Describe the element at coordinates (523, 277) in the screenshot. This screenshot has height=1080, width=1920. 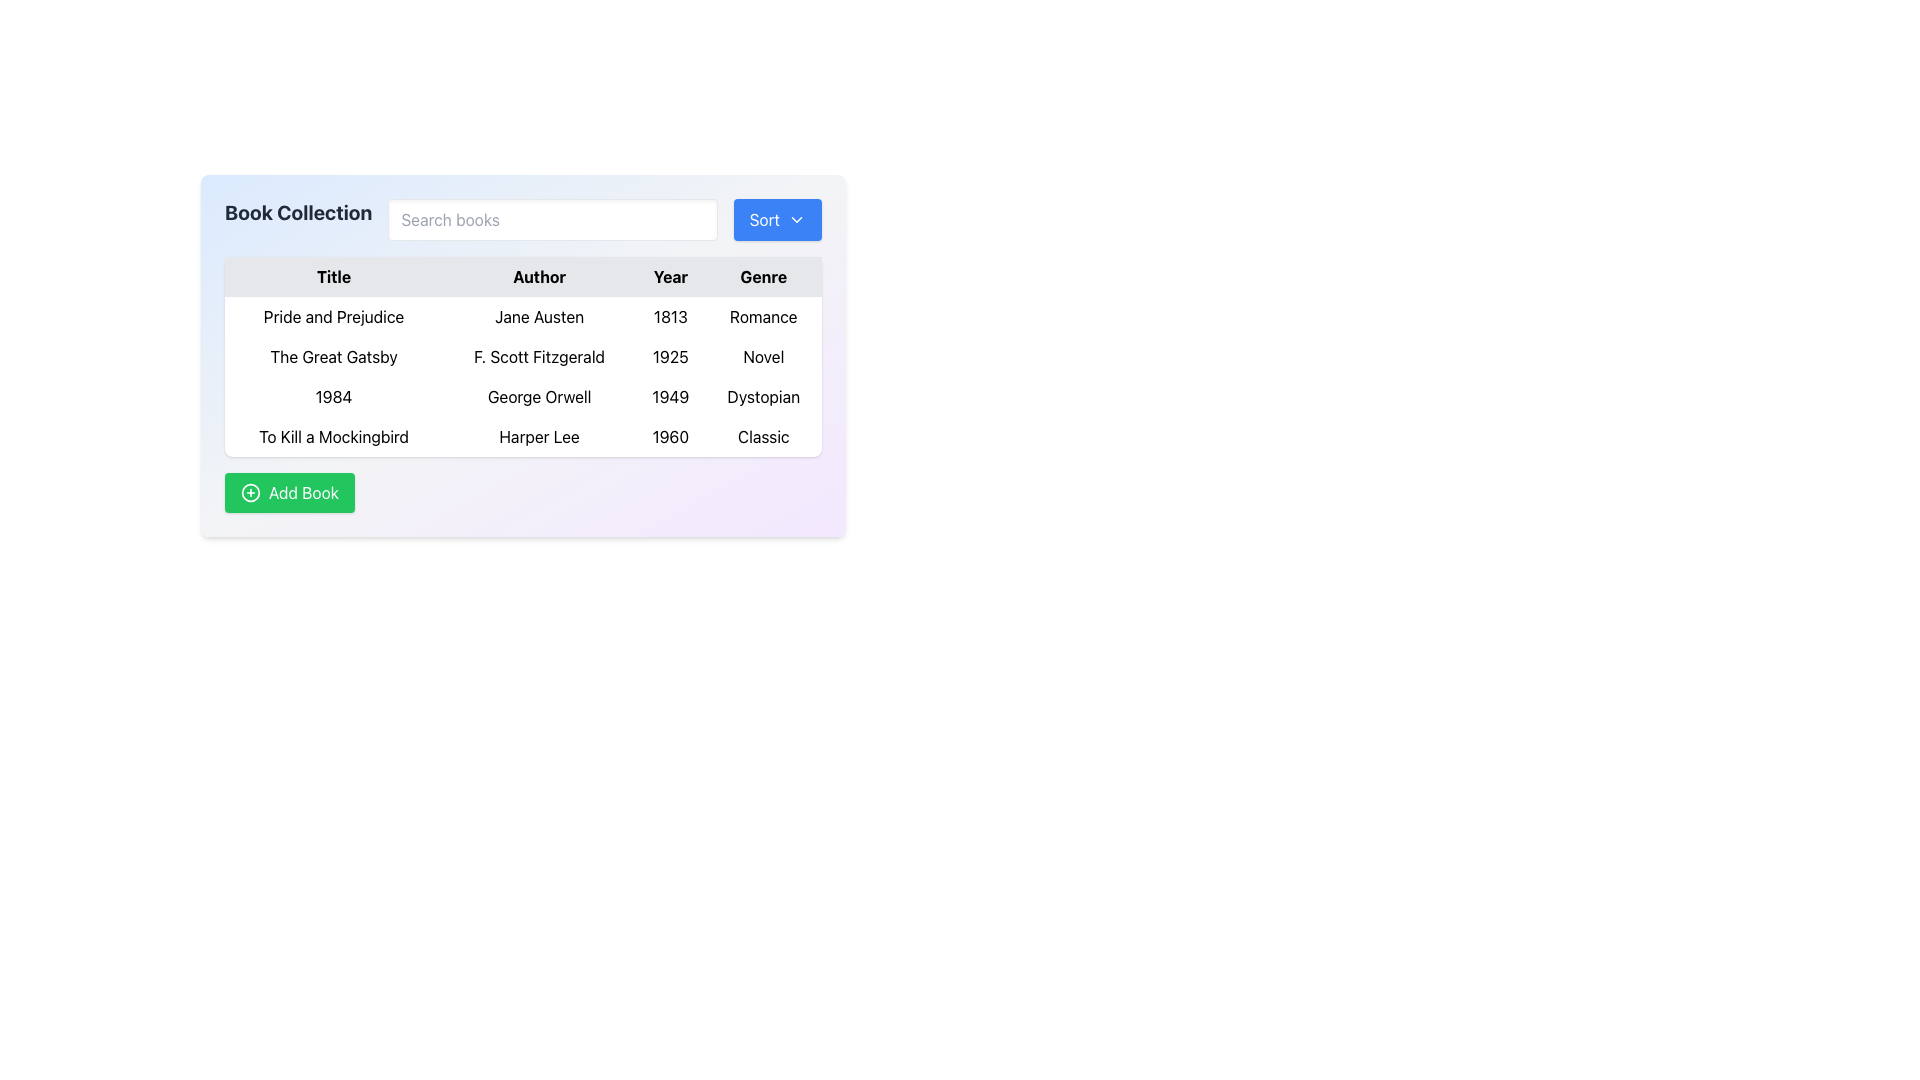
I see `text contents of the header row in the data table that includes column labels for 'Title', 'Author', 'Year', and 'Genre'` at that location.